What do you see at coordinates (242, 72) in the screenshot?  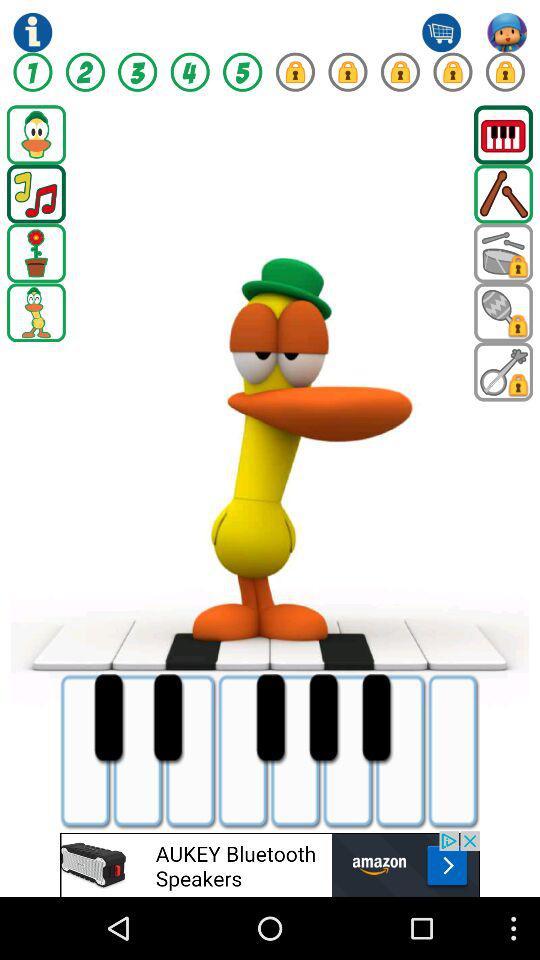 I see `level select` at bounding box center [242, 72].